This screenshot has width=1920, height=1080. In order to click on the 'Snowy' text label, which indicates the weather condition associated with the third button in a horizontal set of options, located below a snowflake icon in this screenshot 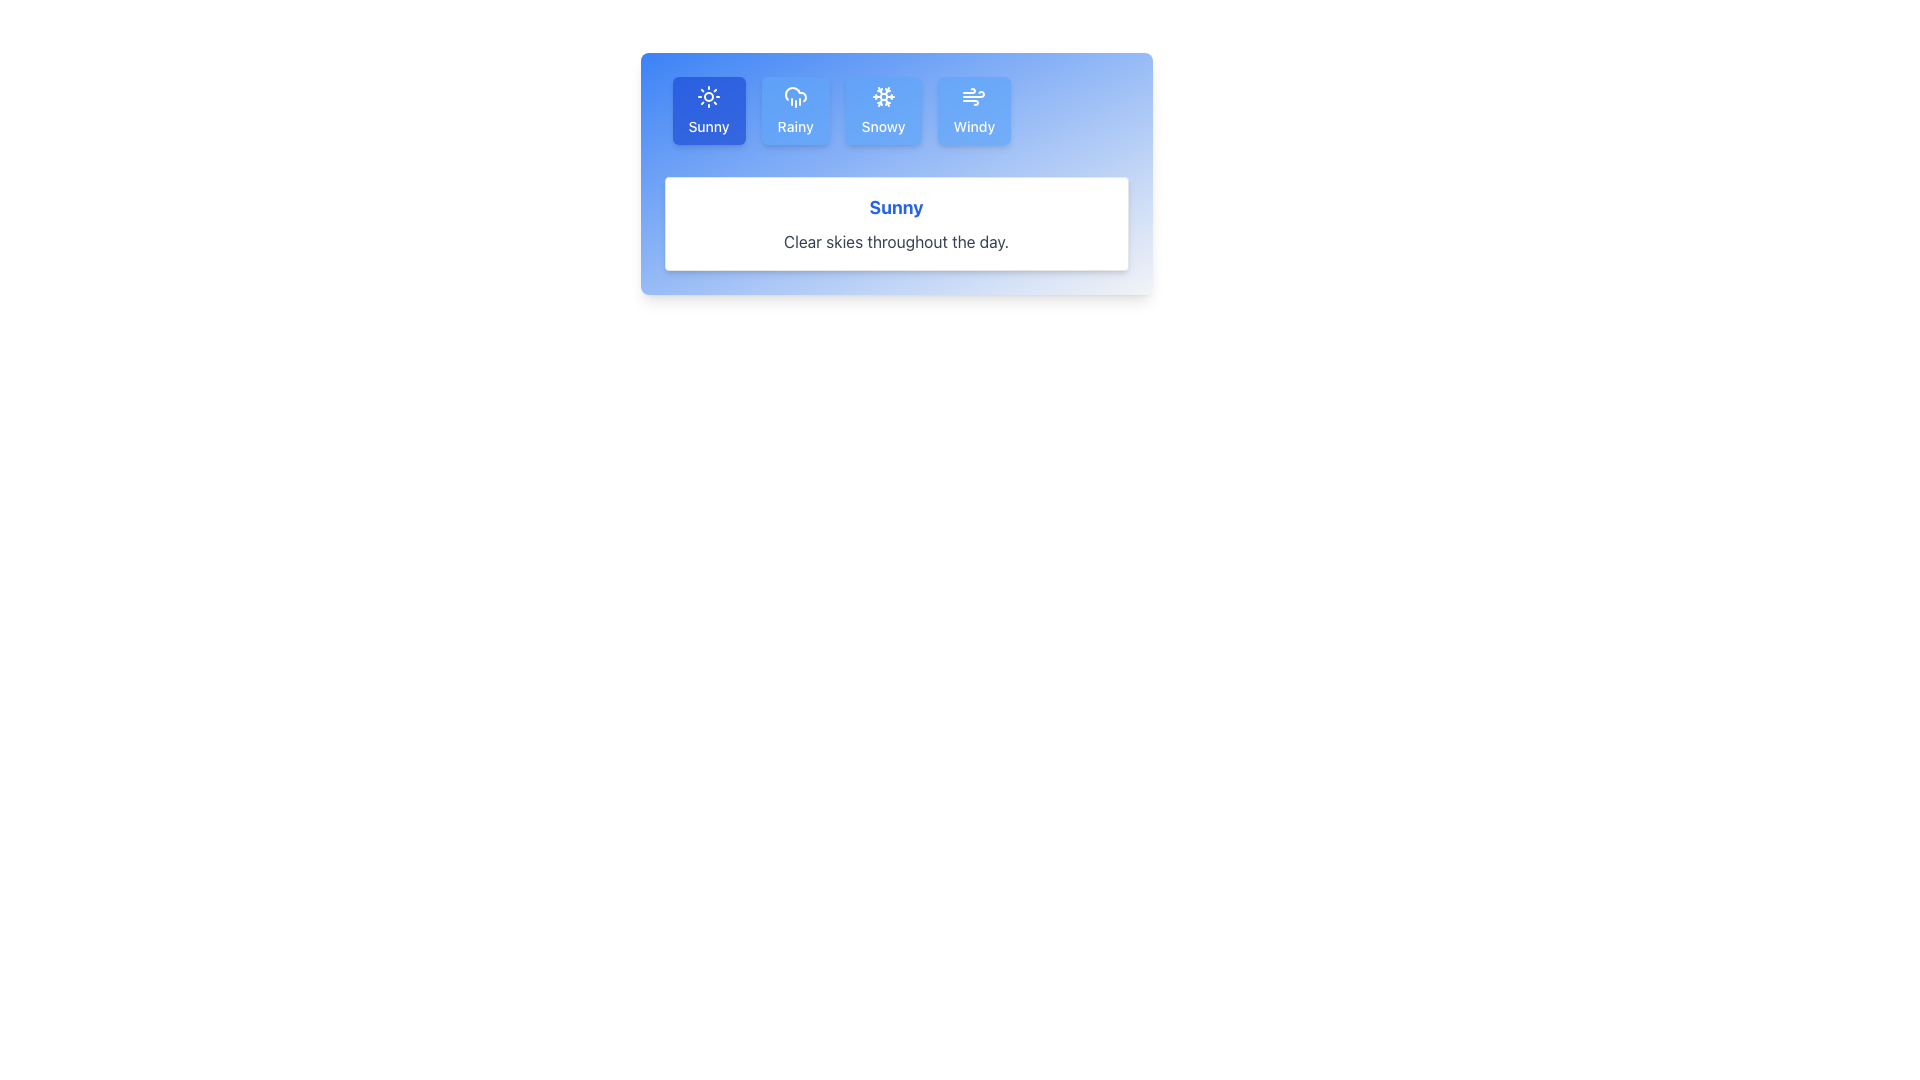, I will do `click(882, 127)`.